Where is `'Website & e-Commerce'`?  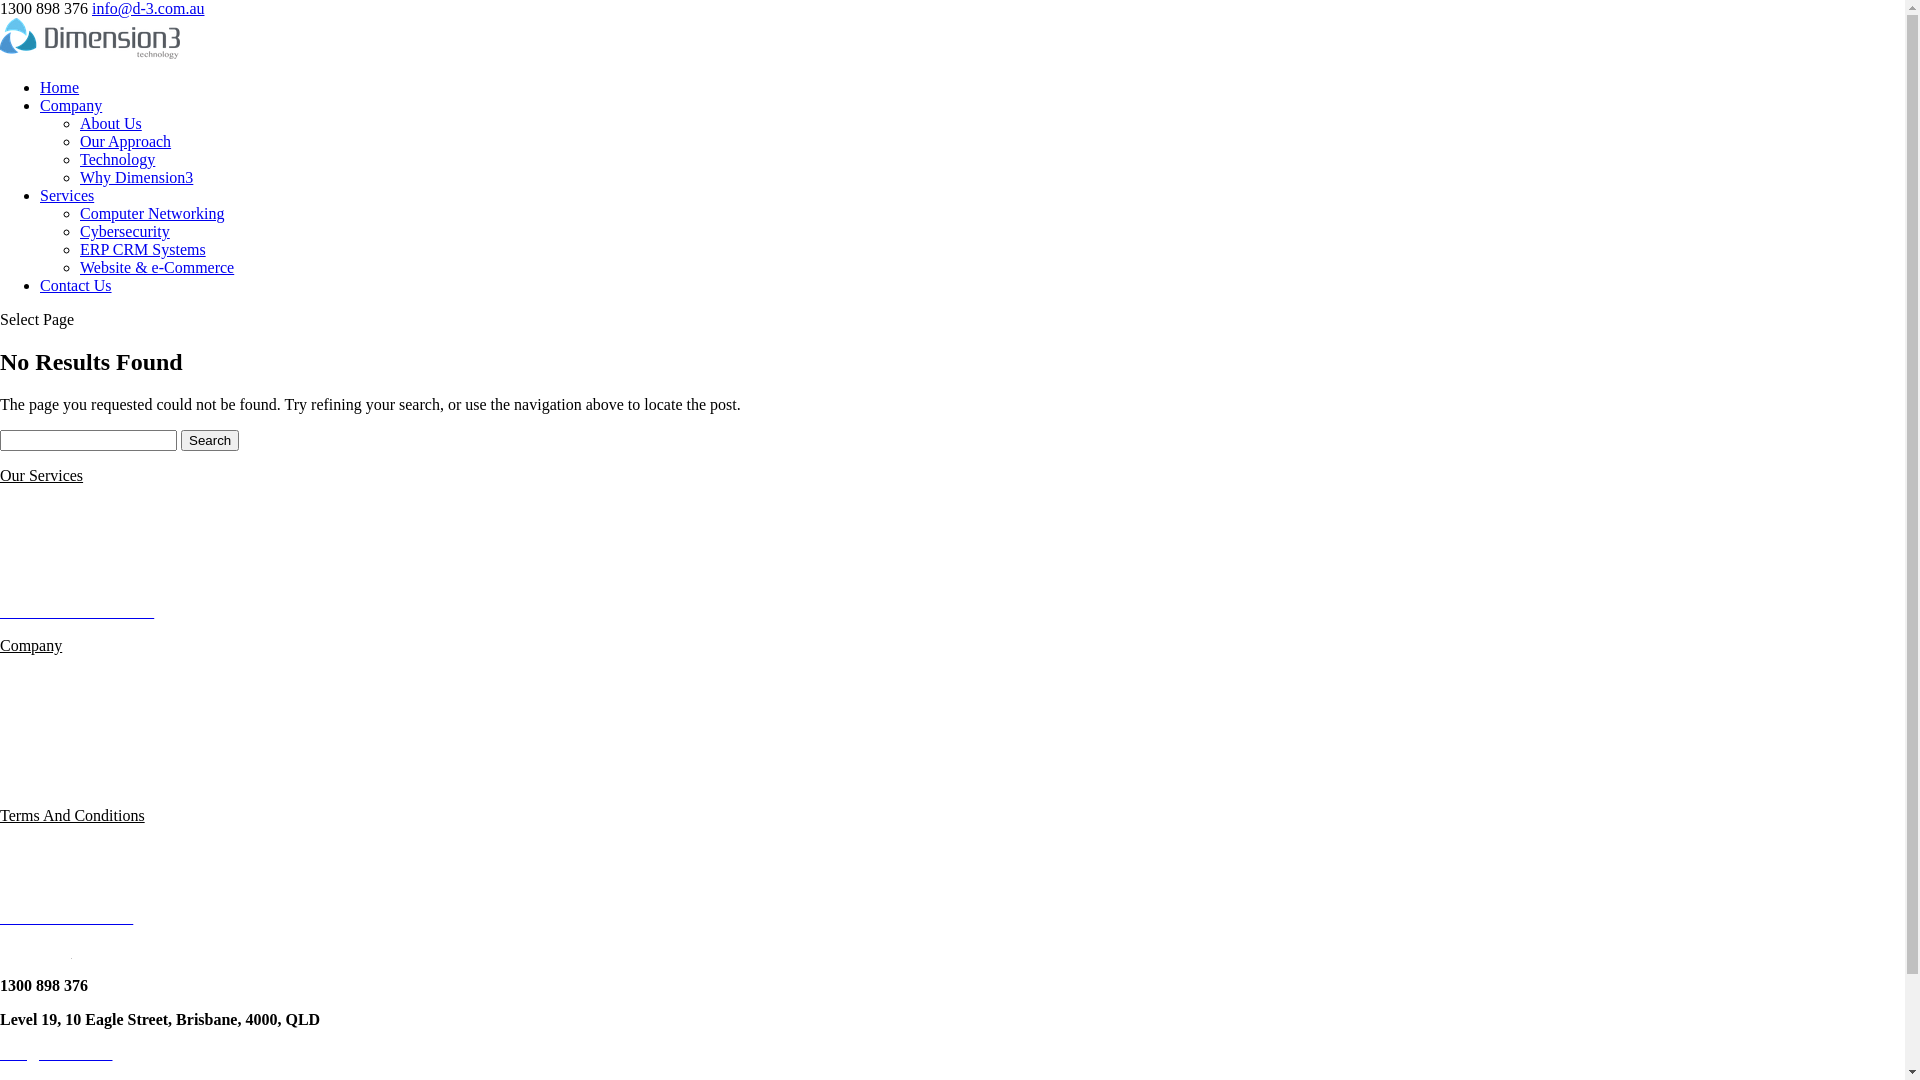
'Website & e-Commerce' is located at coordinates (80, 266).